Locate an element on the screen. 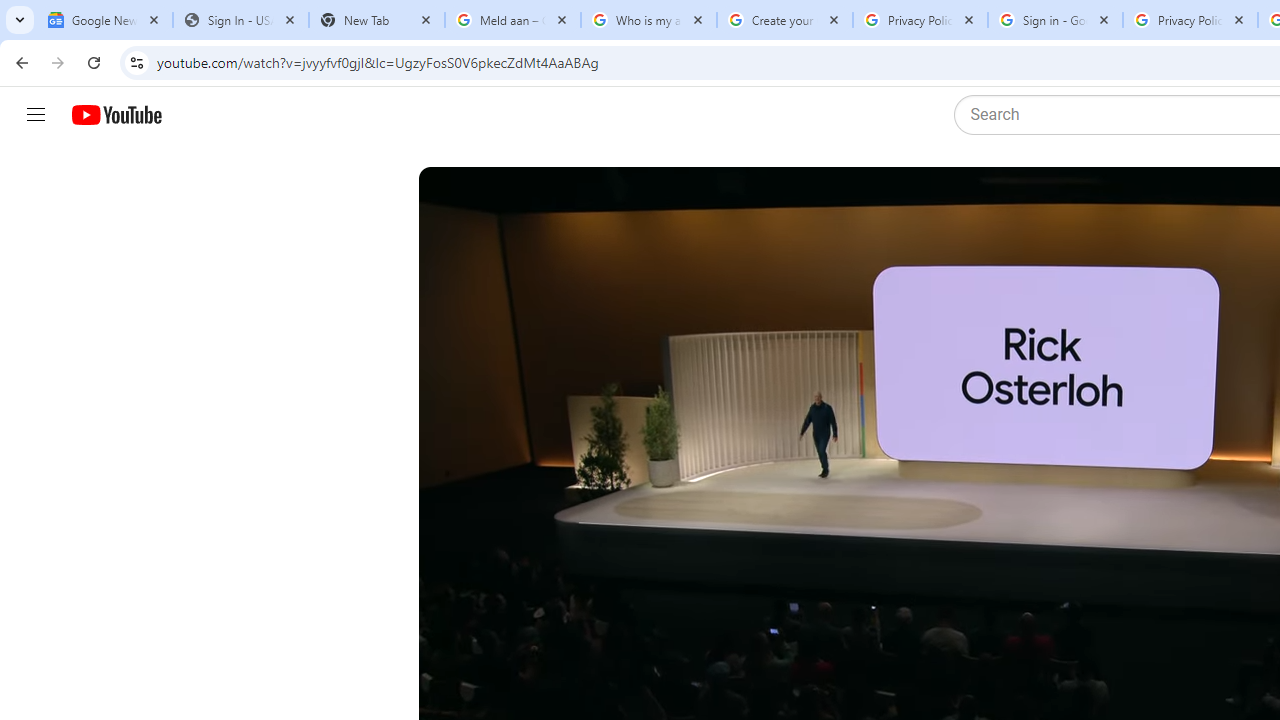 This screenshot has height=720, width=1280. 'Who is my administrator? - Google Account Help' is located at coordinates (648, 20).